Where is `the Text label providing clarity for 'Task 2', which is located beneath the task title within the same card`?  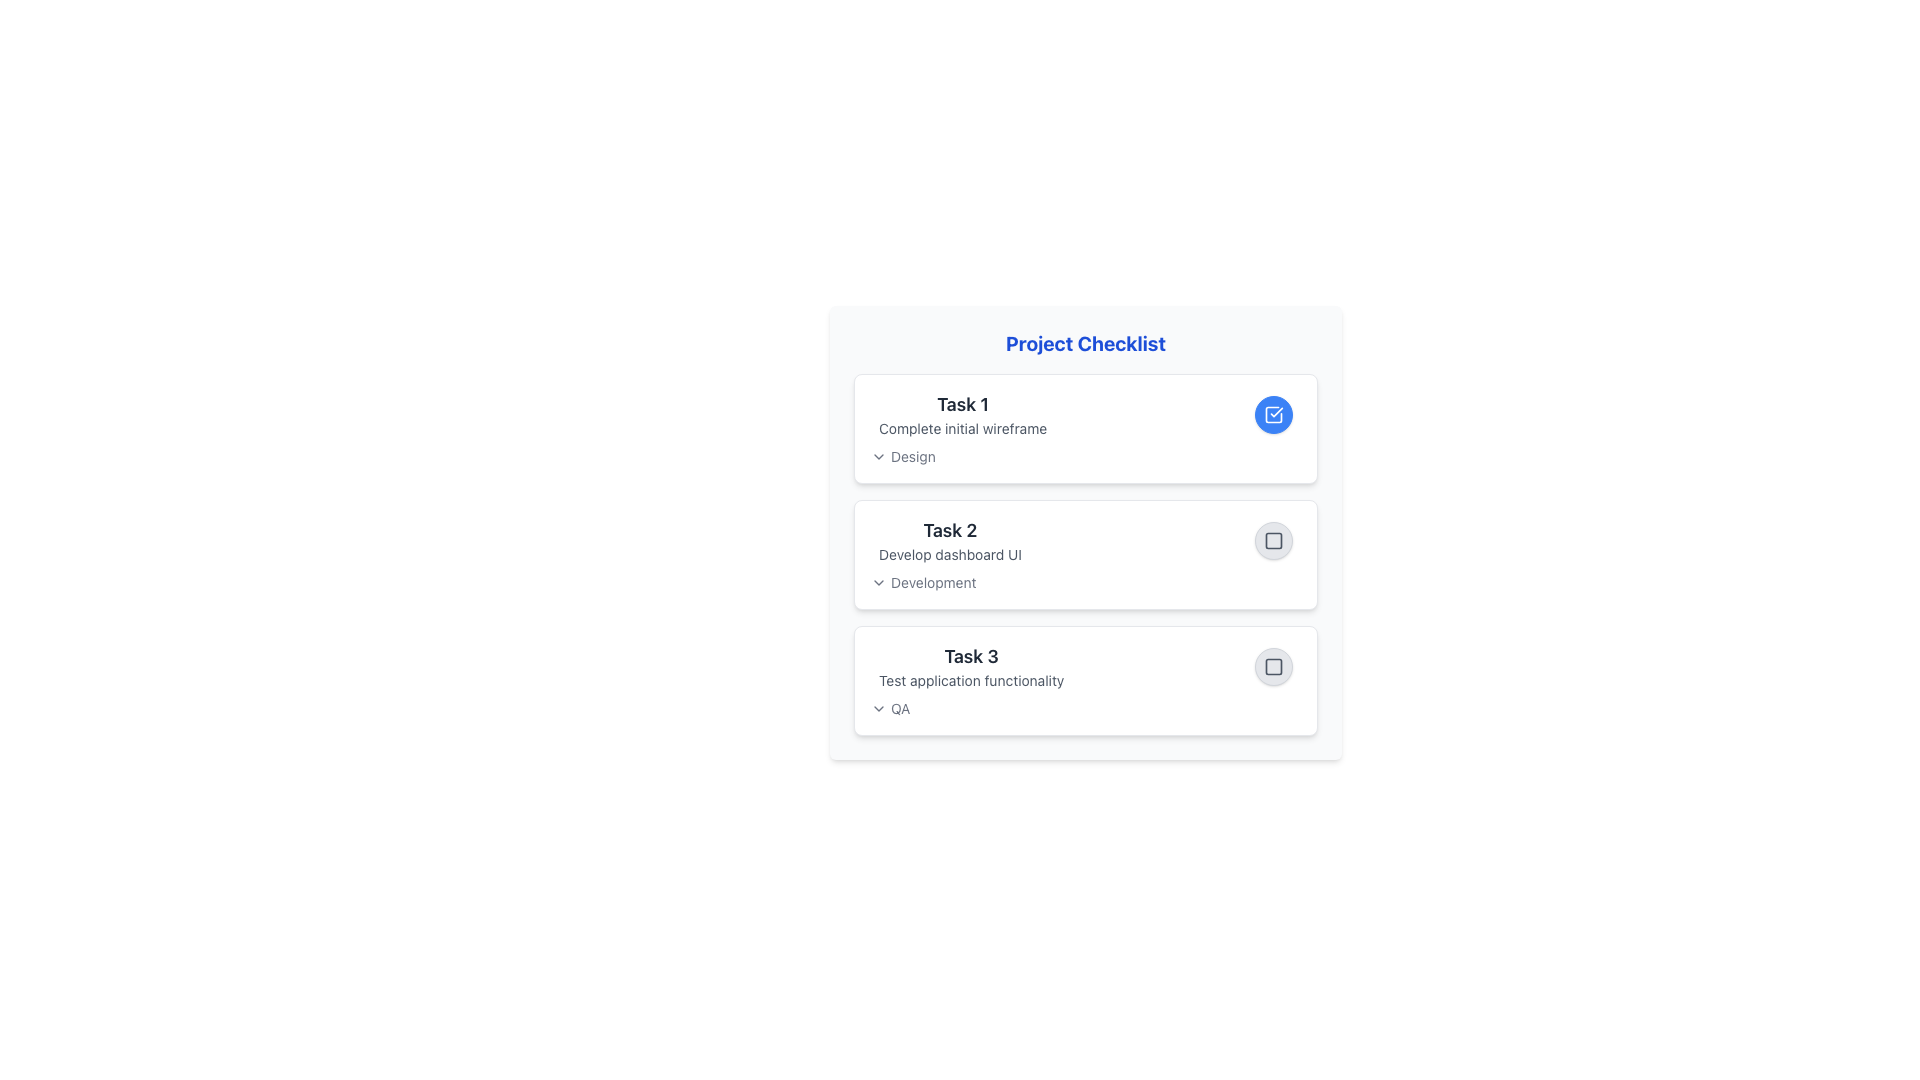
the Text label providing clarity for 'Task 2', which is located beneath the task title within the same card is located at coordinates (949, 555).